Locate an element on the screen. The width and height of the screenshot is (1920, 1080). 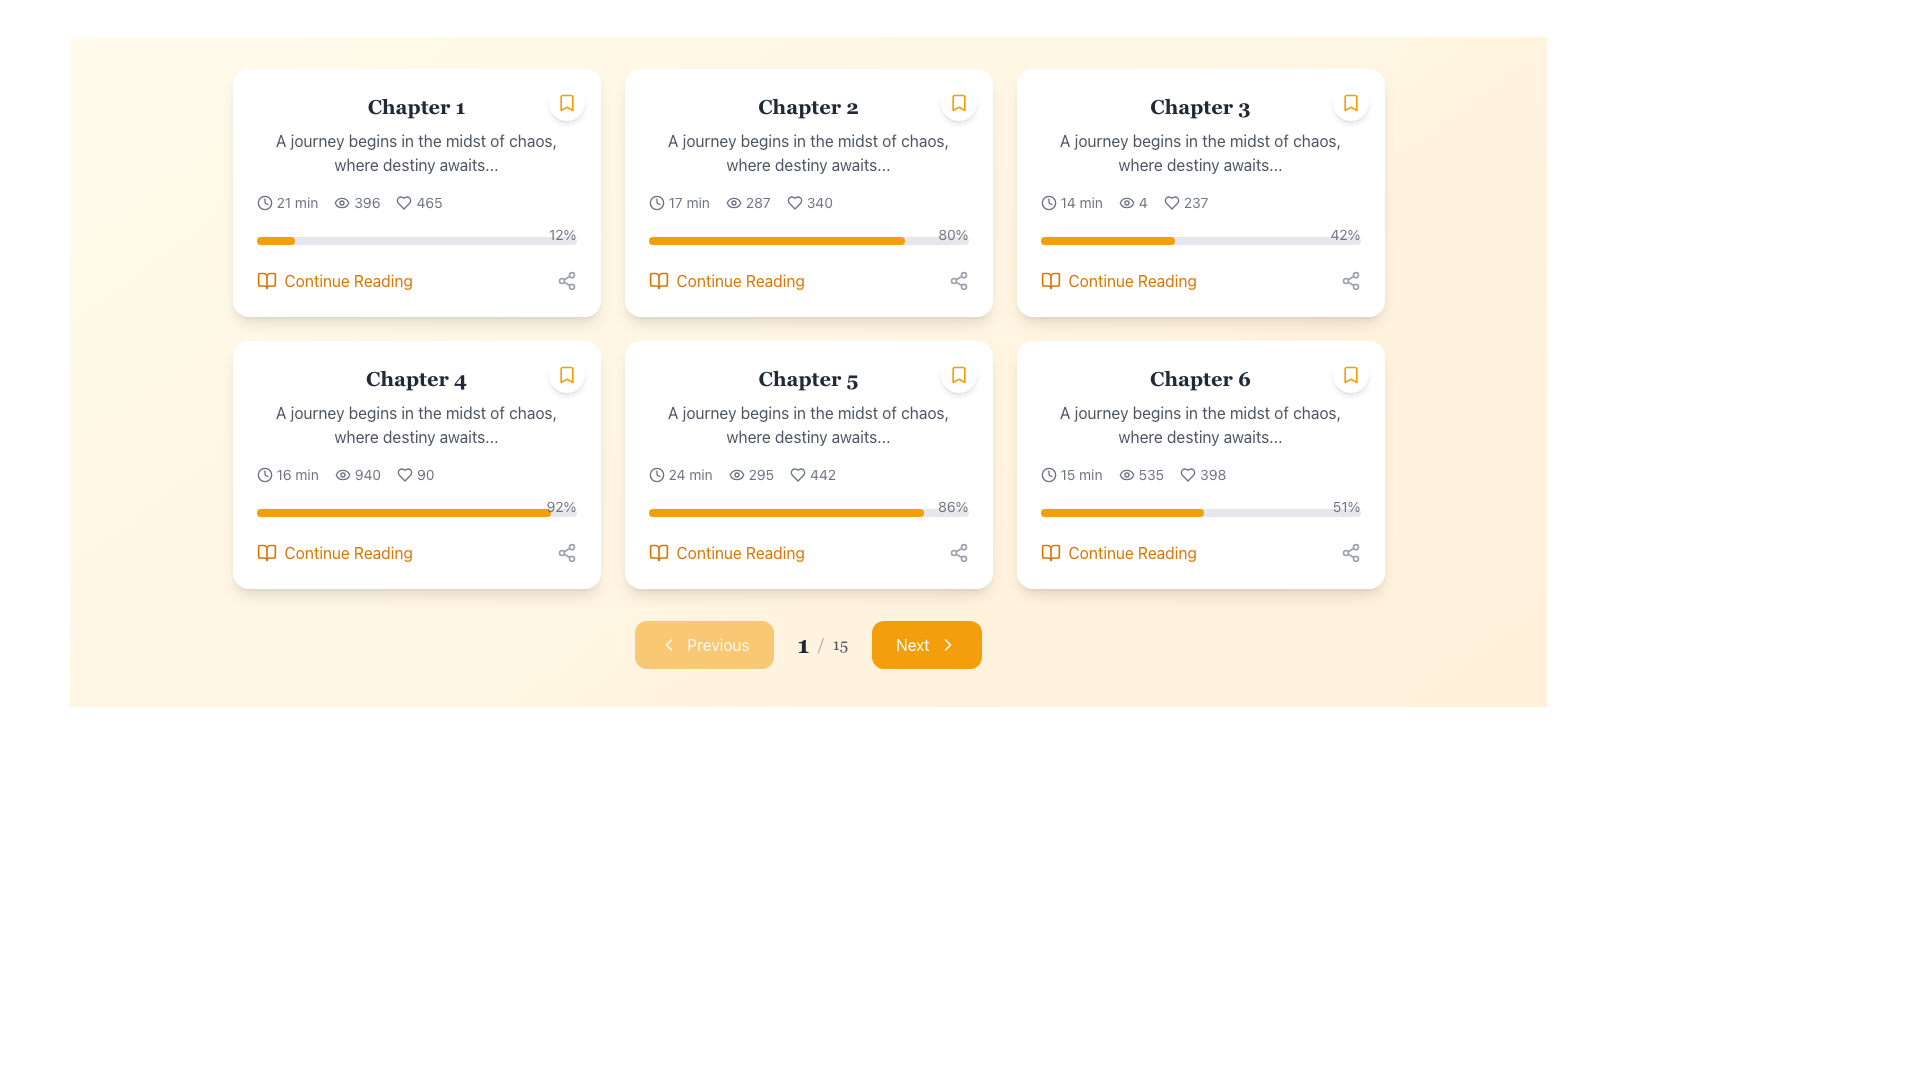
the static text displaying the number of likes, located in the 'Chapter 4' section adjacent to the heart icon is located at coordinates (424, 474).